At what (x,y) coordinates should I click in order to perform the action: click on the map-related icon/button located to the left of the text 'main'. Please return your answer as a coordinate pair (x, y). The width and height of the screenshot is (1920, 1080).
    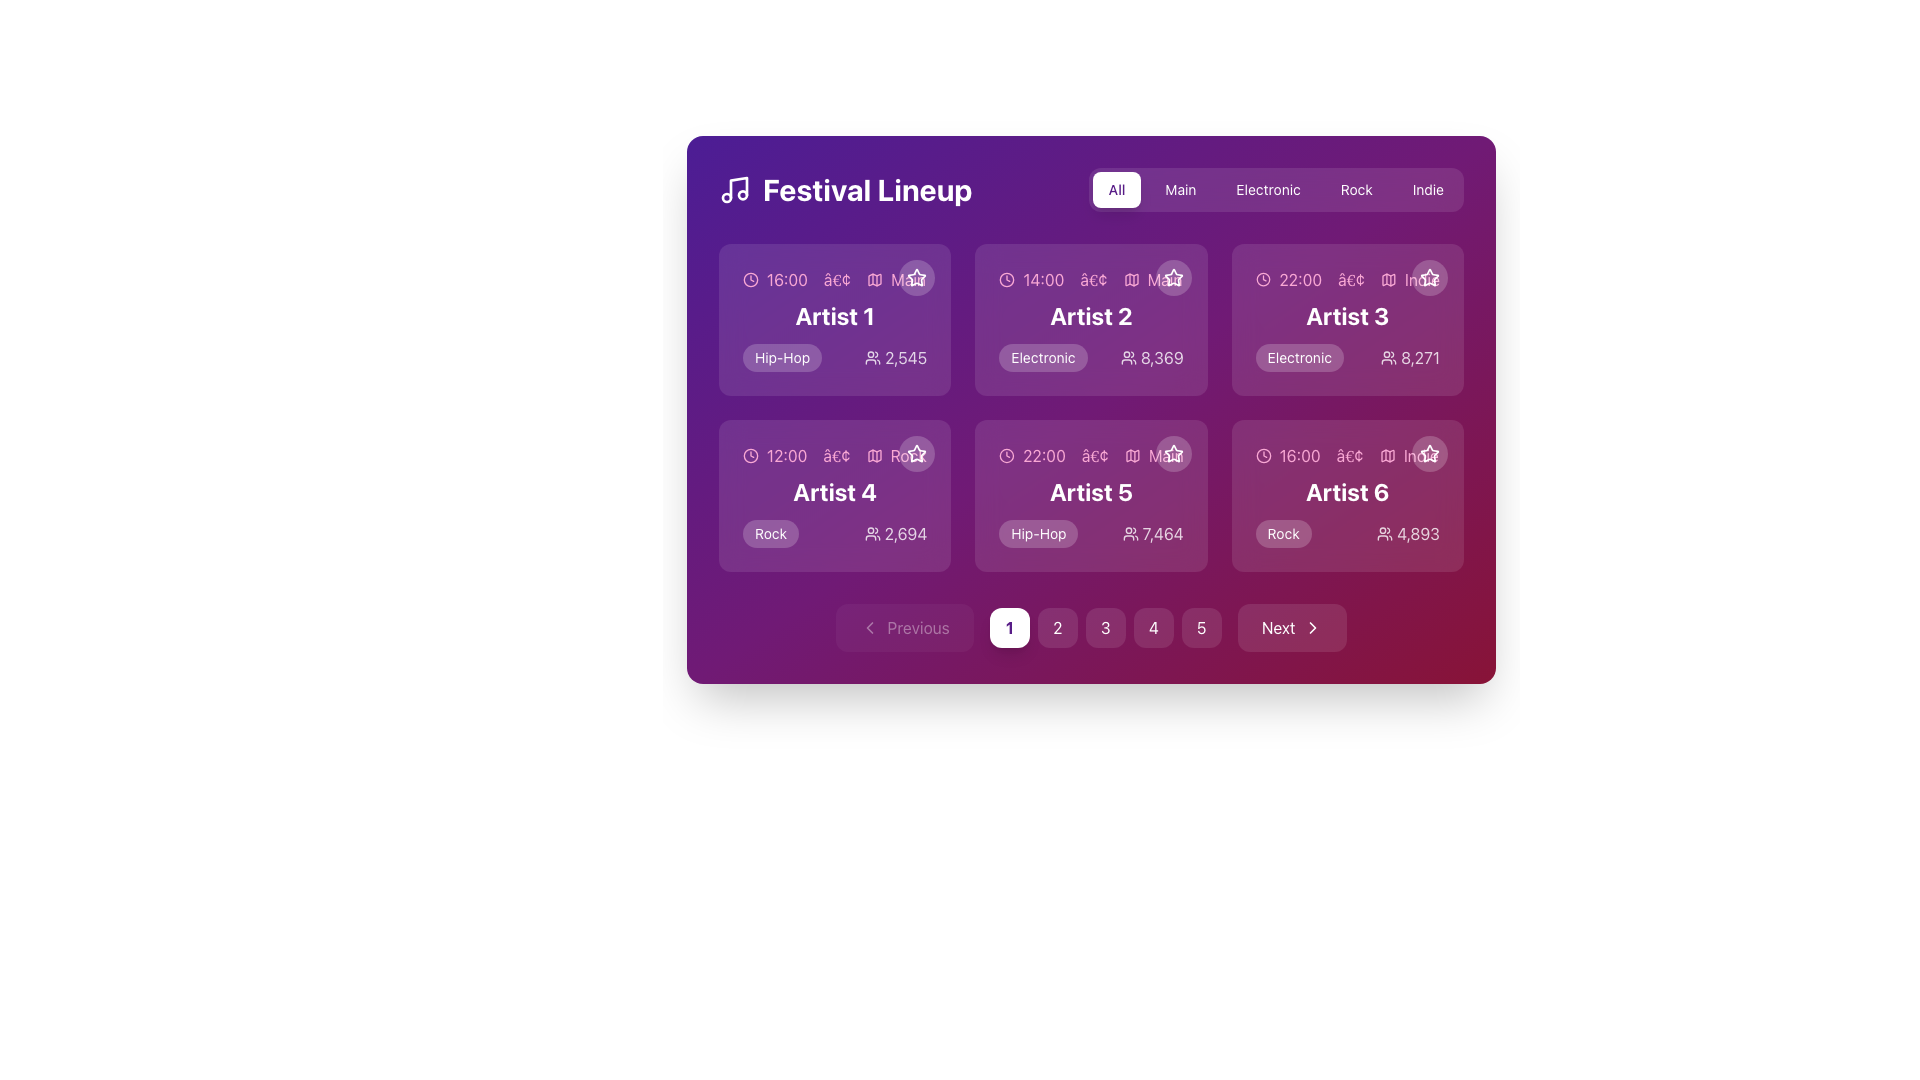
    Looking at the image, I should click on (875, 280).